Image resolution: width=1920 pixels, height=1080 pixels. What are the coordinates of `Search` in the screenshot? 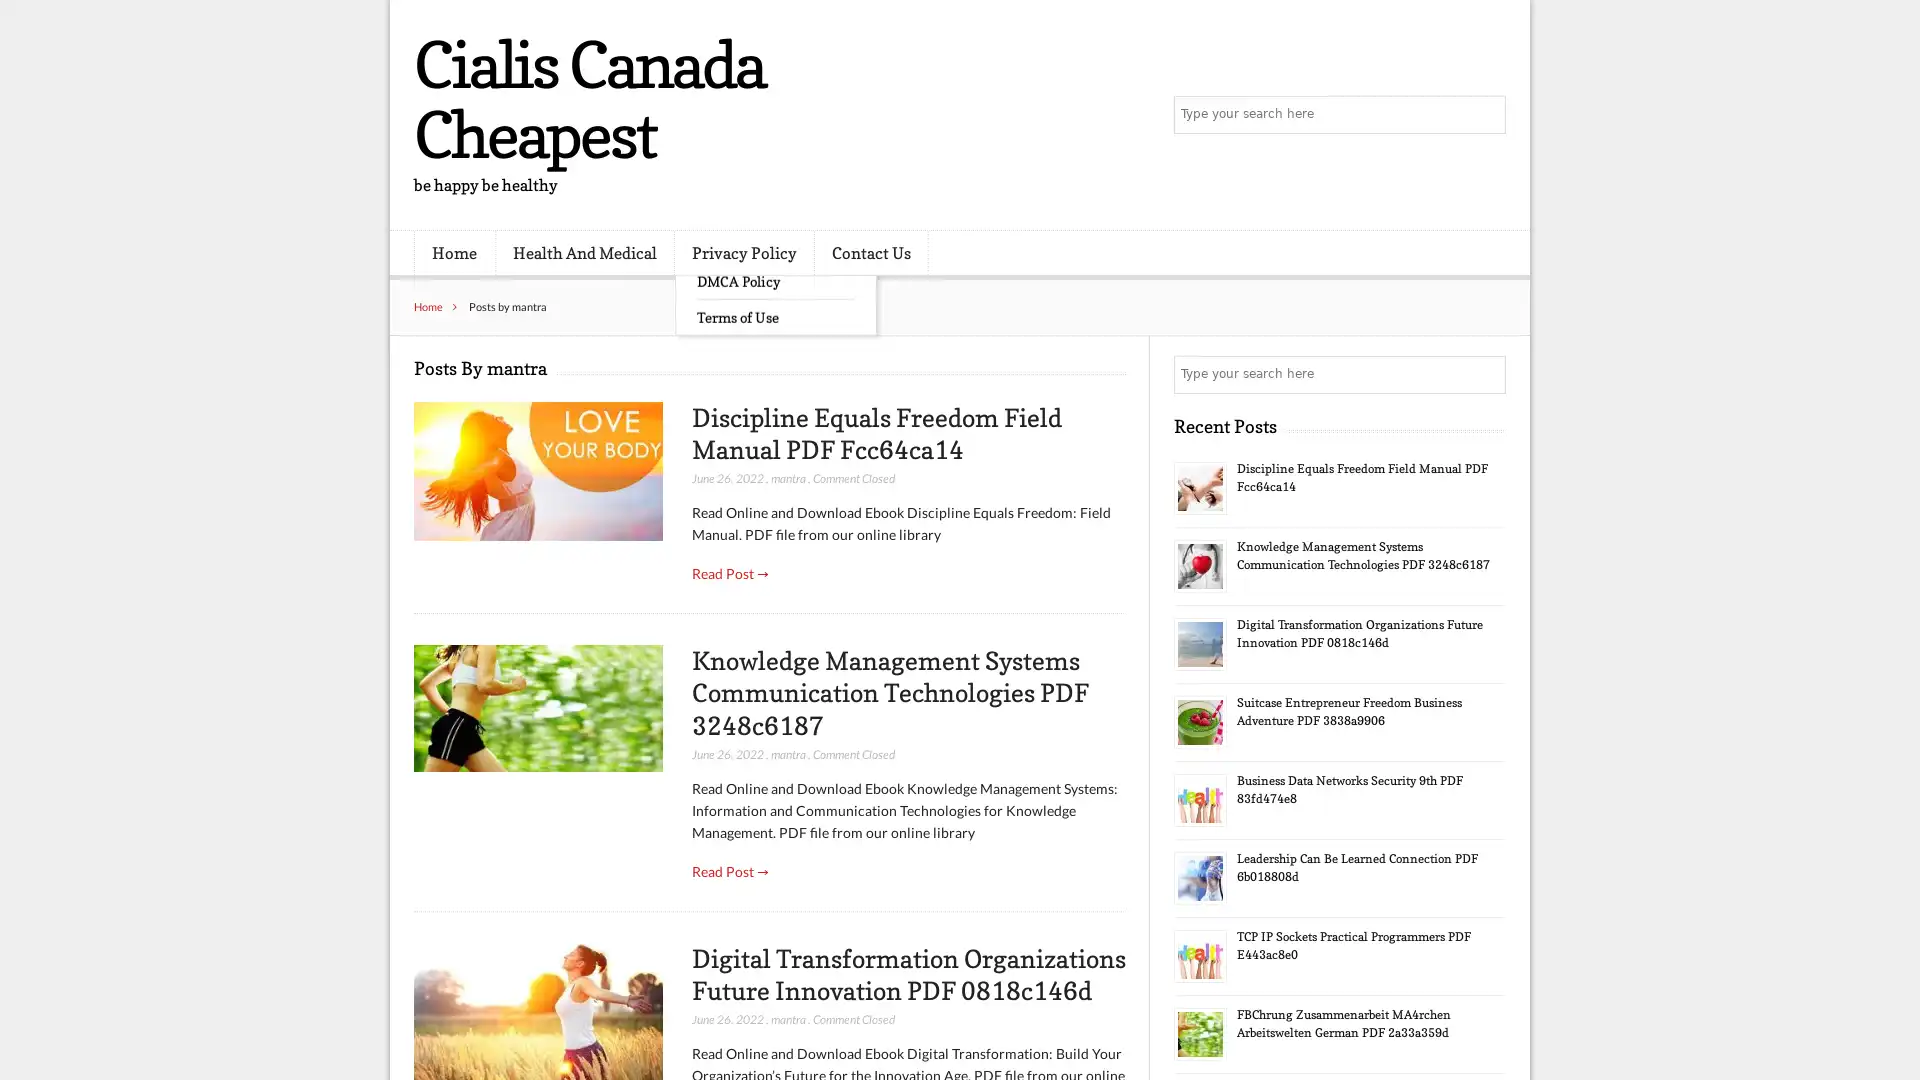 It's located at (1485, 115).